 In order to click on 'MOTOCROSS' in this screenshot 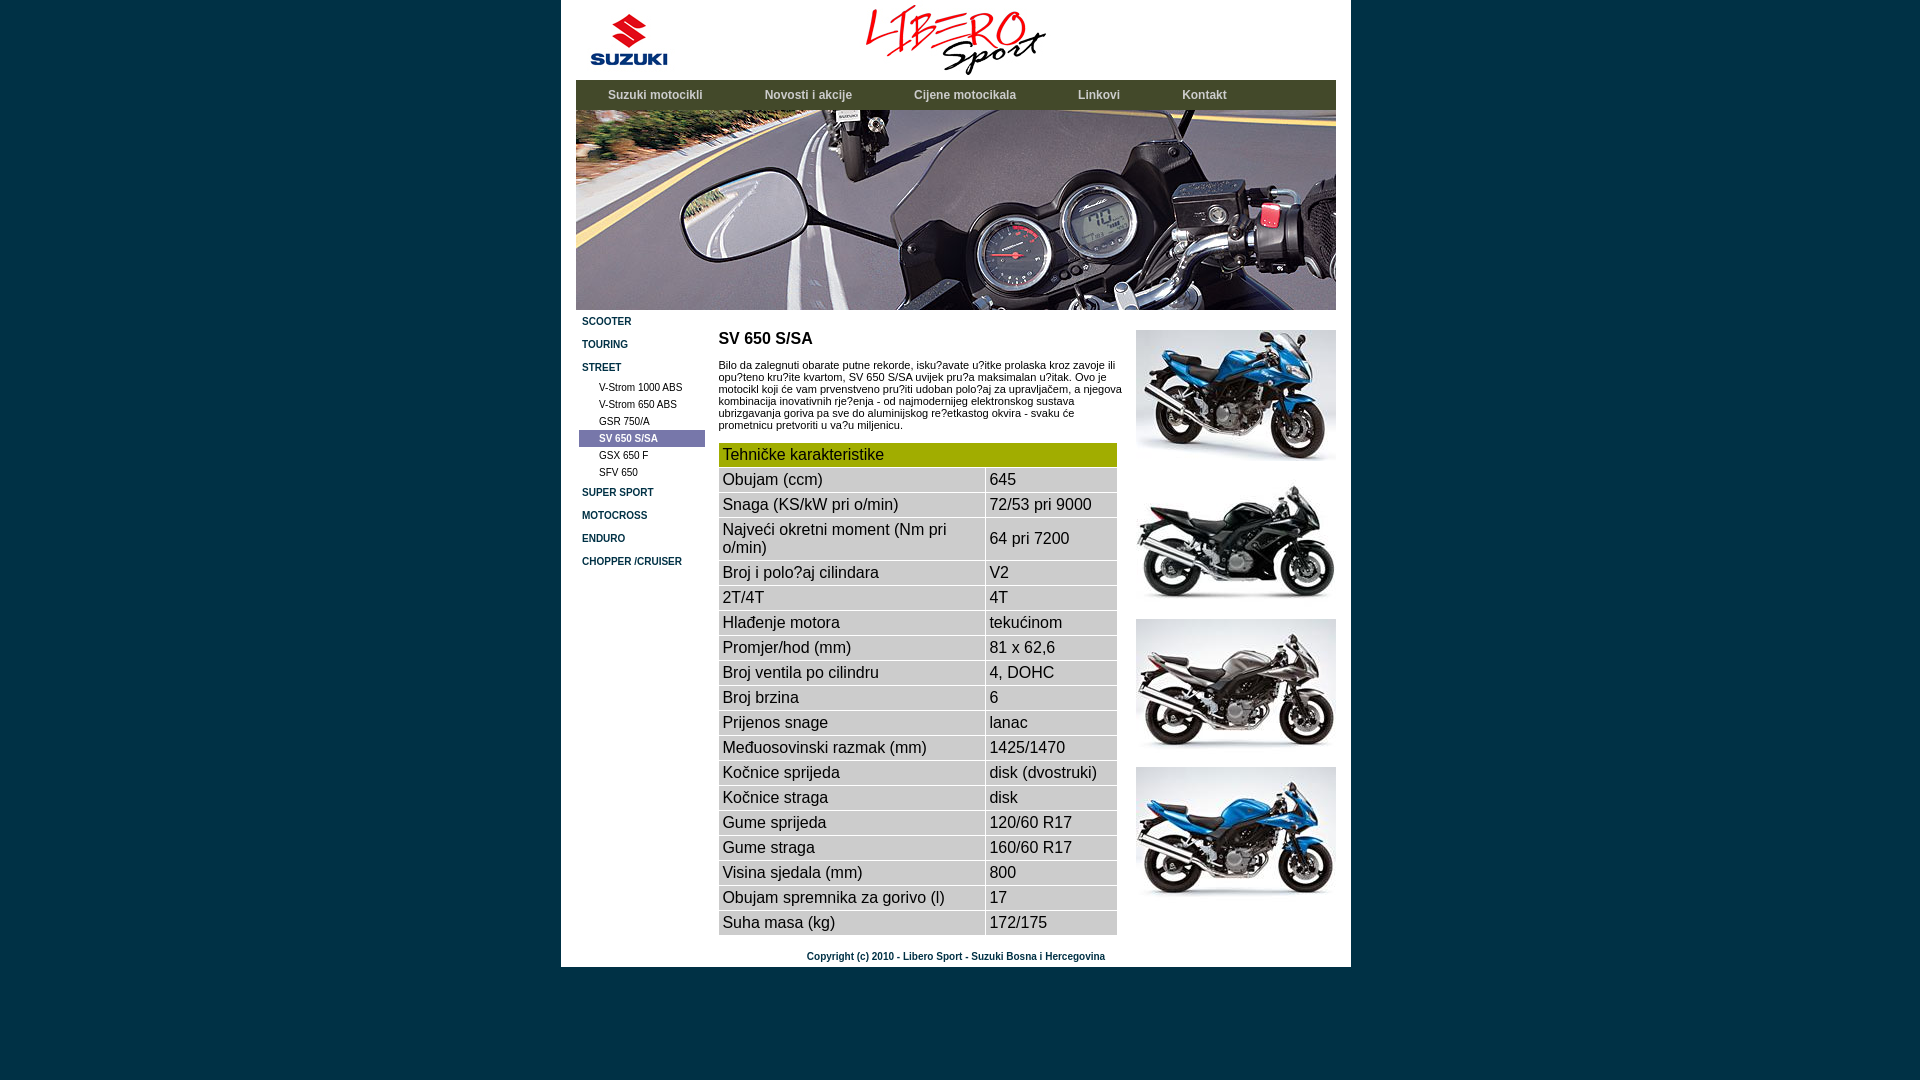, I will do `click(642, 514)`.